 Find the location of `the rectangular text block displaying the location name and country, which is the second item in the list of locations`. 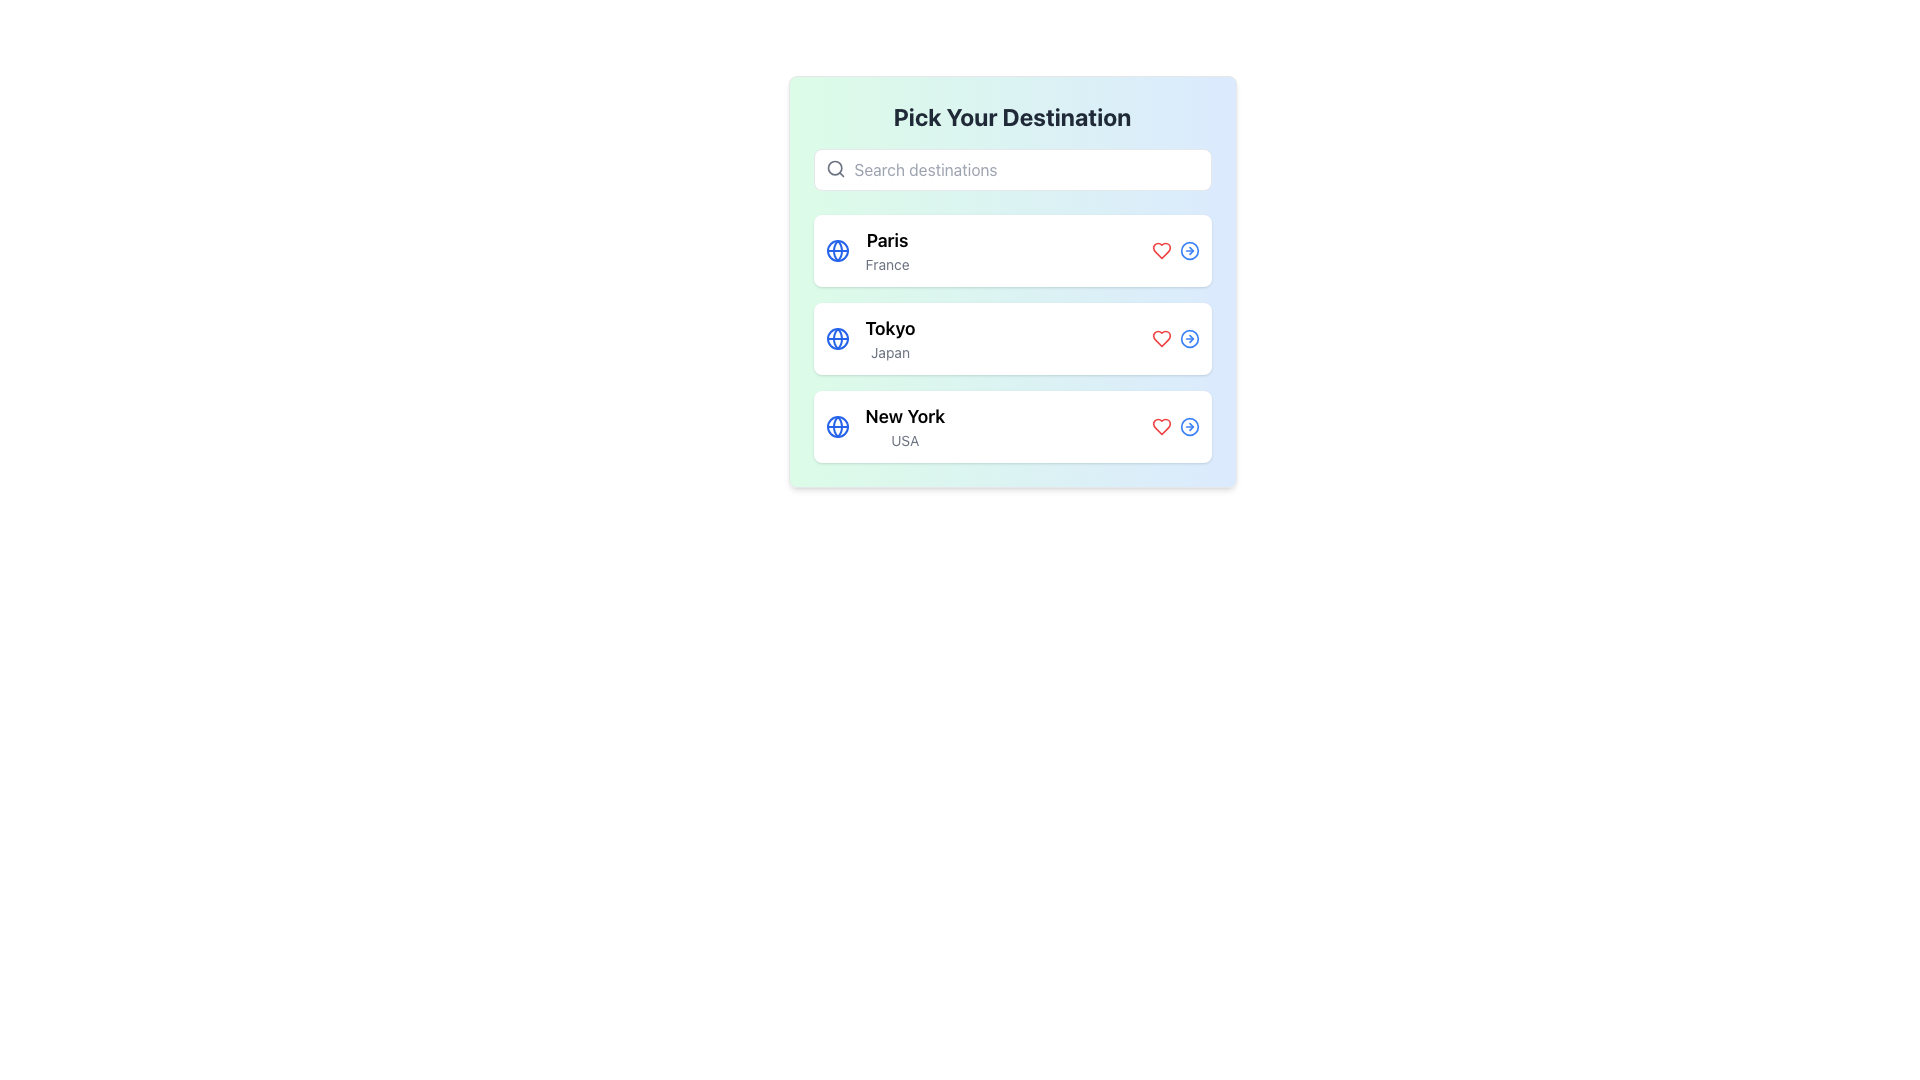

the rectangular text block displaying the location name and country, which is the second item in the list of locations is located at coordinates (870, 338).